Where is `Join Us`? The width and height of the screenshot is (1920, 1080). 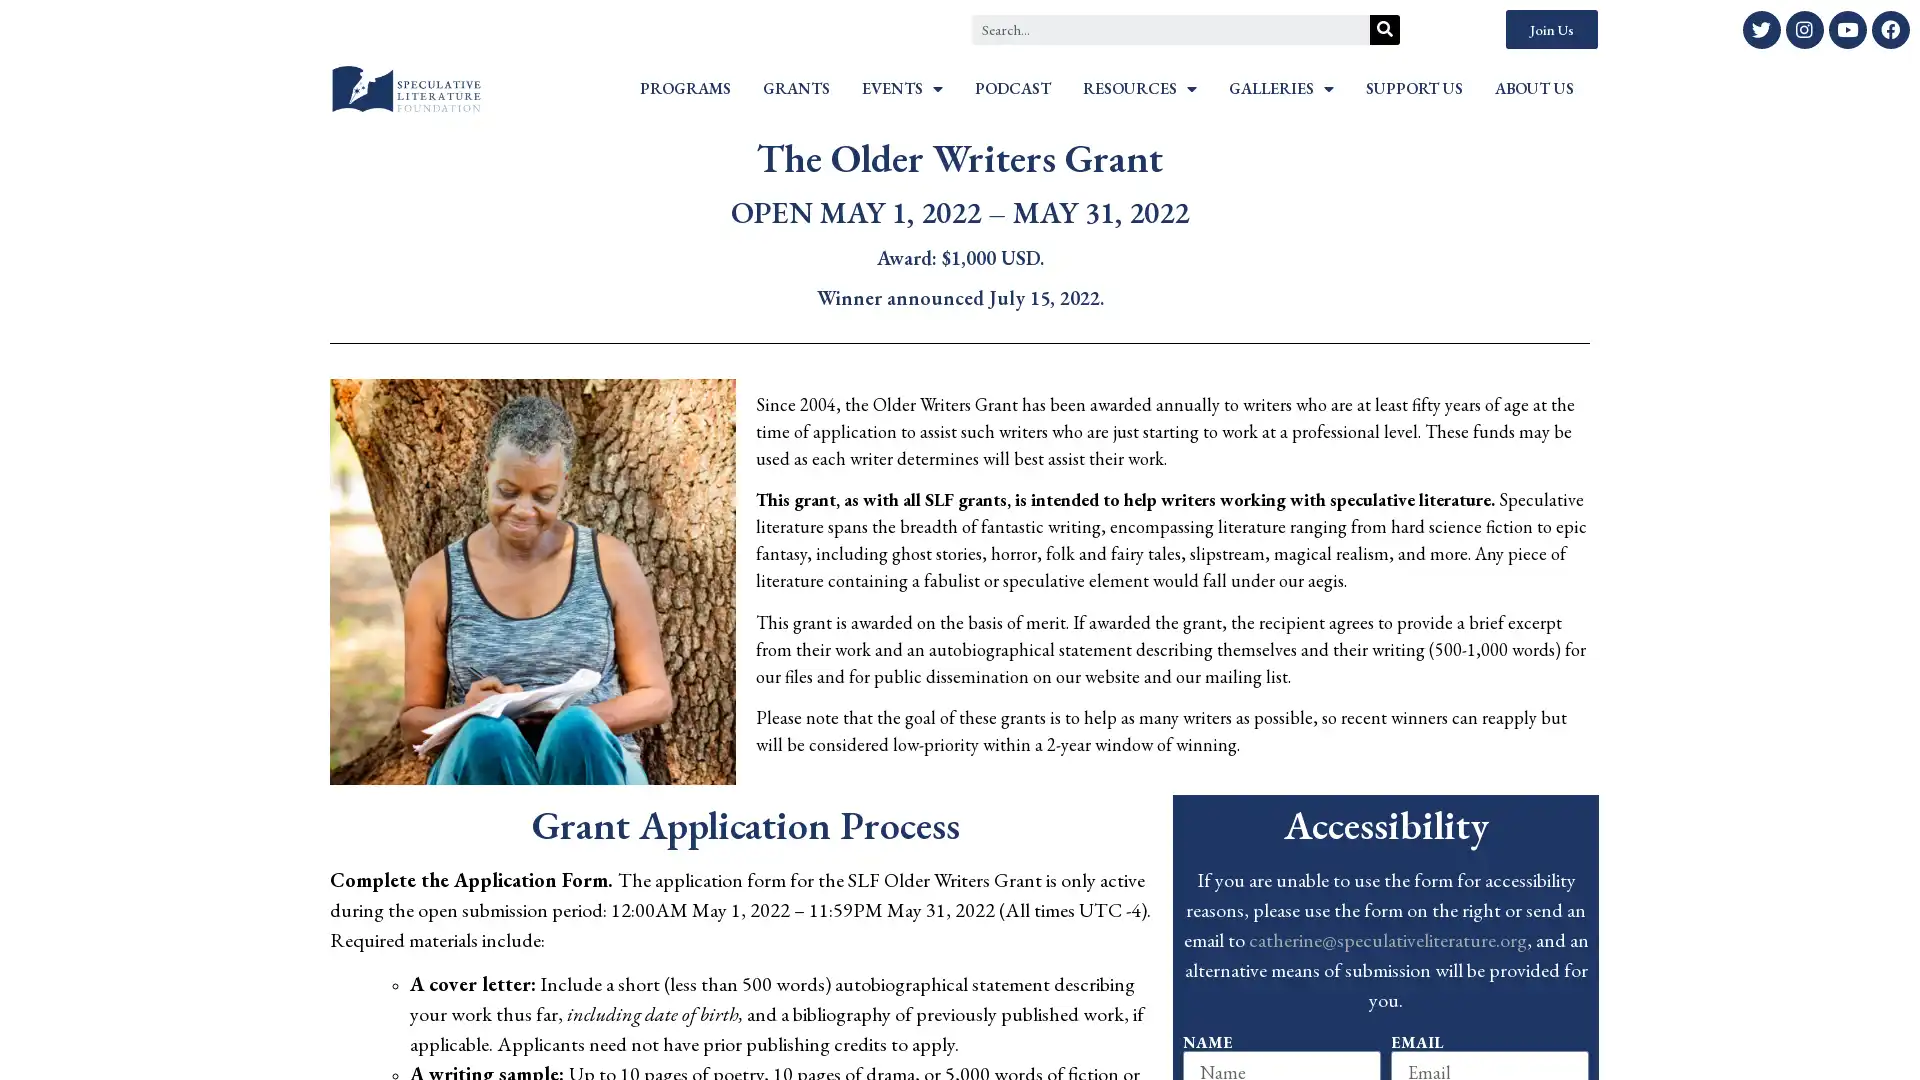 Join Us is located at coordinates (1550, 29).